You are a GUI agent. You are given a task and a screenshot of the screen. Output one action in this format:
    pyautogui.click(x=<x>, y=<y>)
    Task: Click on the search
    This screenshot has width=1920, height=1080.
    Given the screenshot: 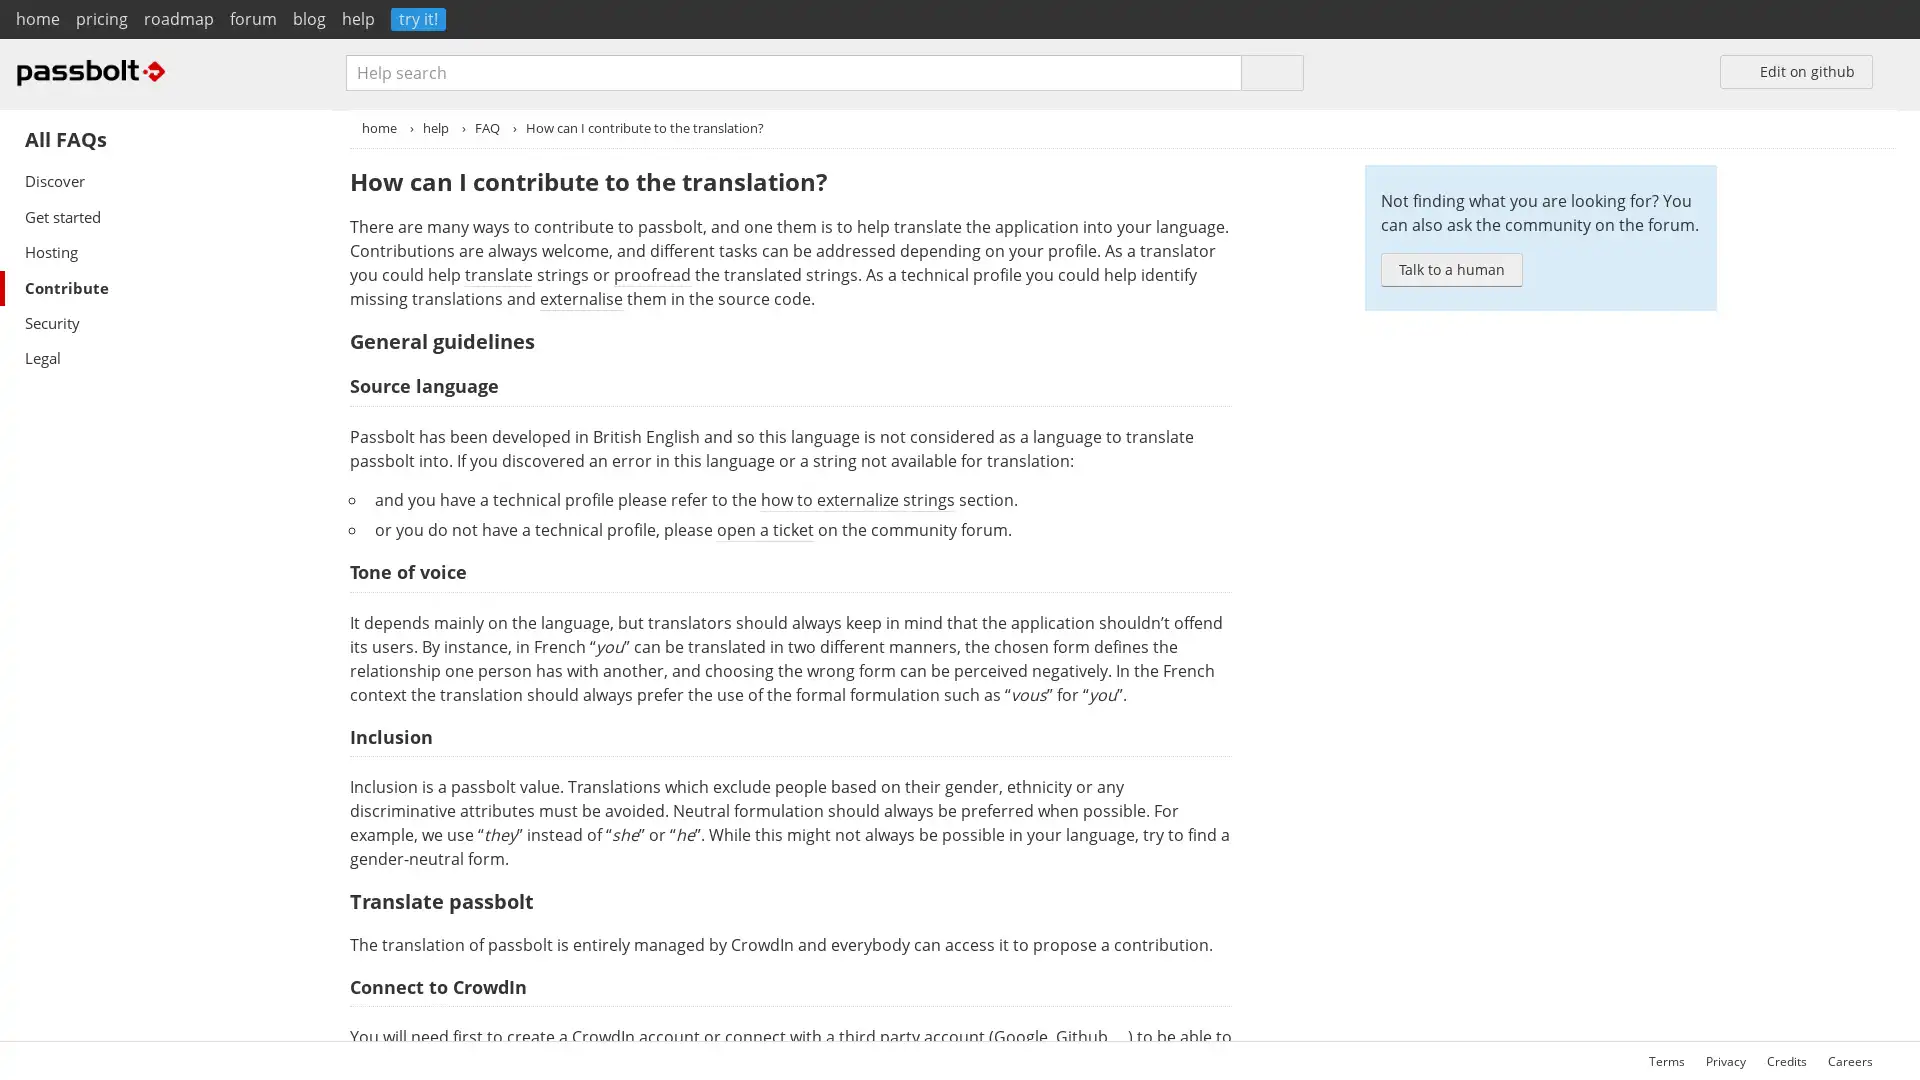 What is the action you would take?
    pyautogui.click(x=1271, y=71)
    